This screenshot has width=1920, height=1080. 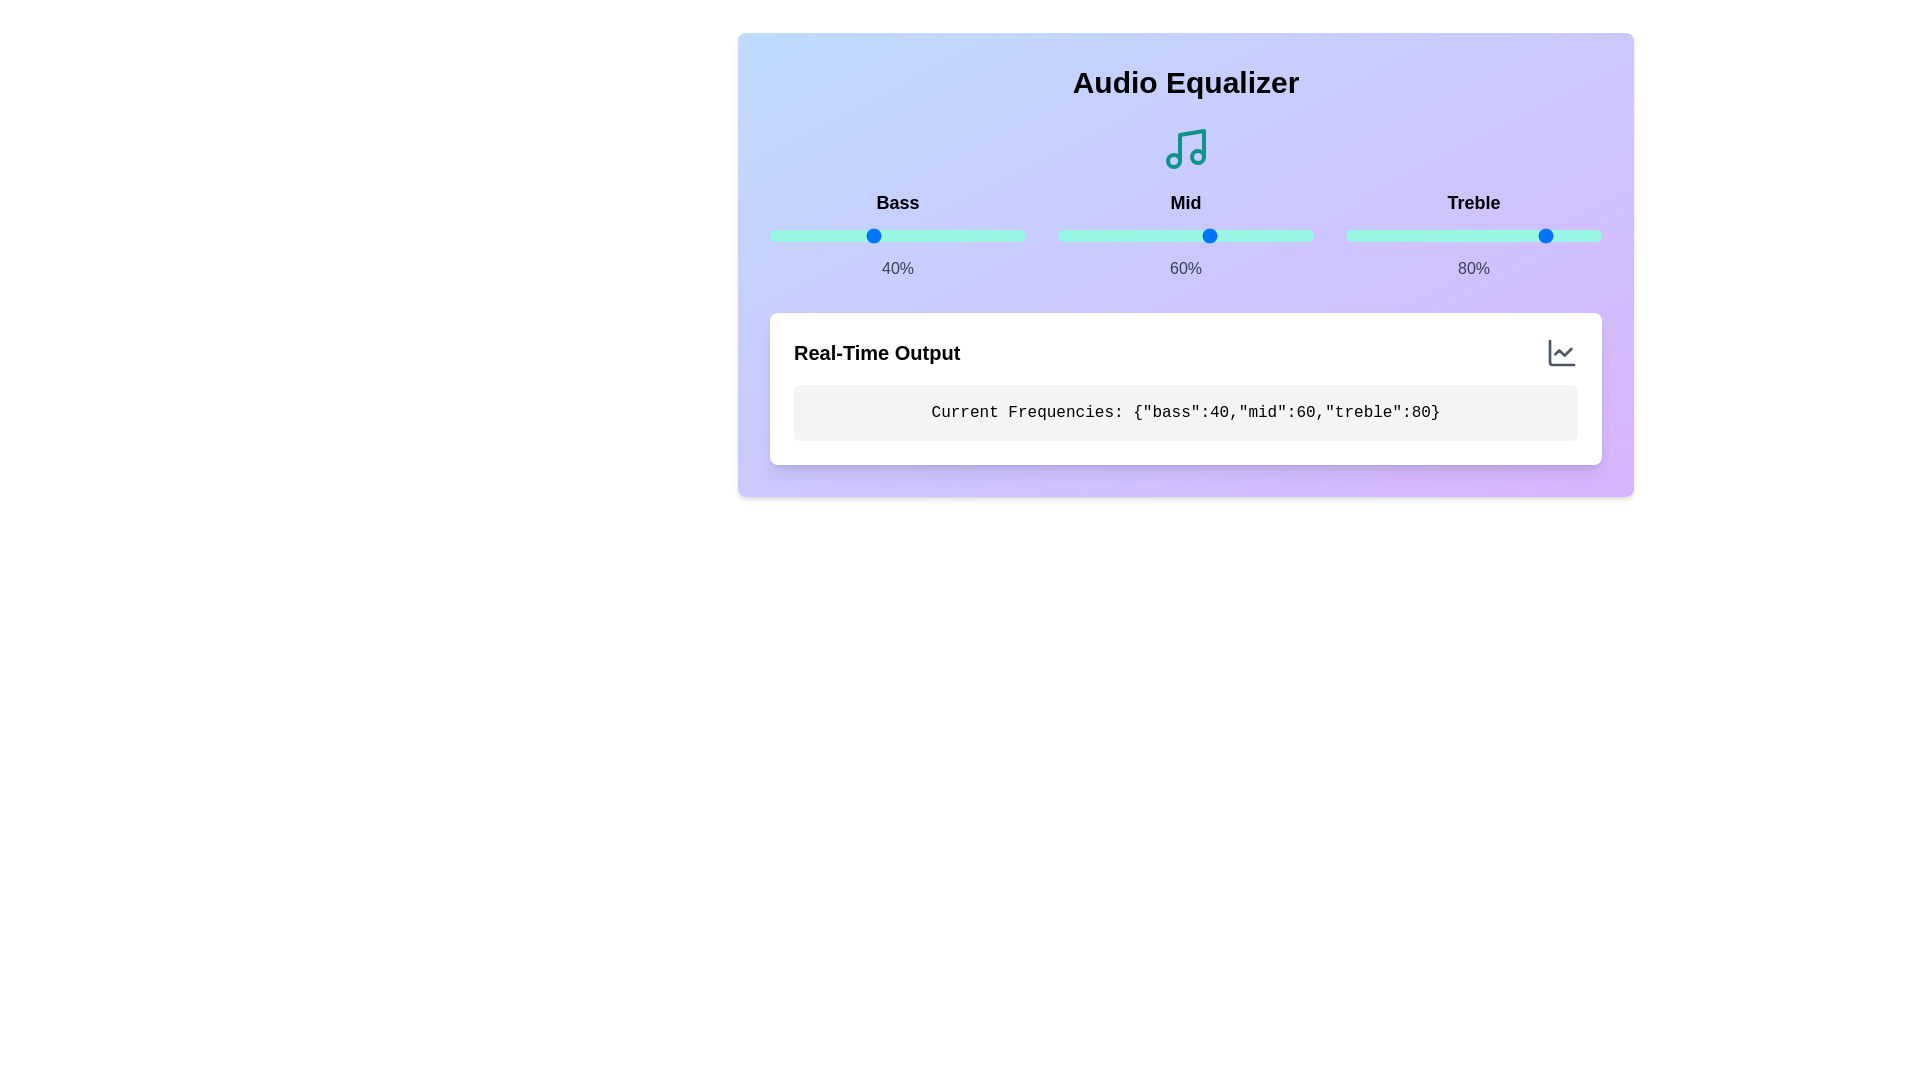 What do you see at coordinates (1191, 145) in the screenshot?
I see `the vertical line segment within the SVG representation of the musical note, located at the upper part of the icon and slightly off-center` at bounding box center [1191, 145].